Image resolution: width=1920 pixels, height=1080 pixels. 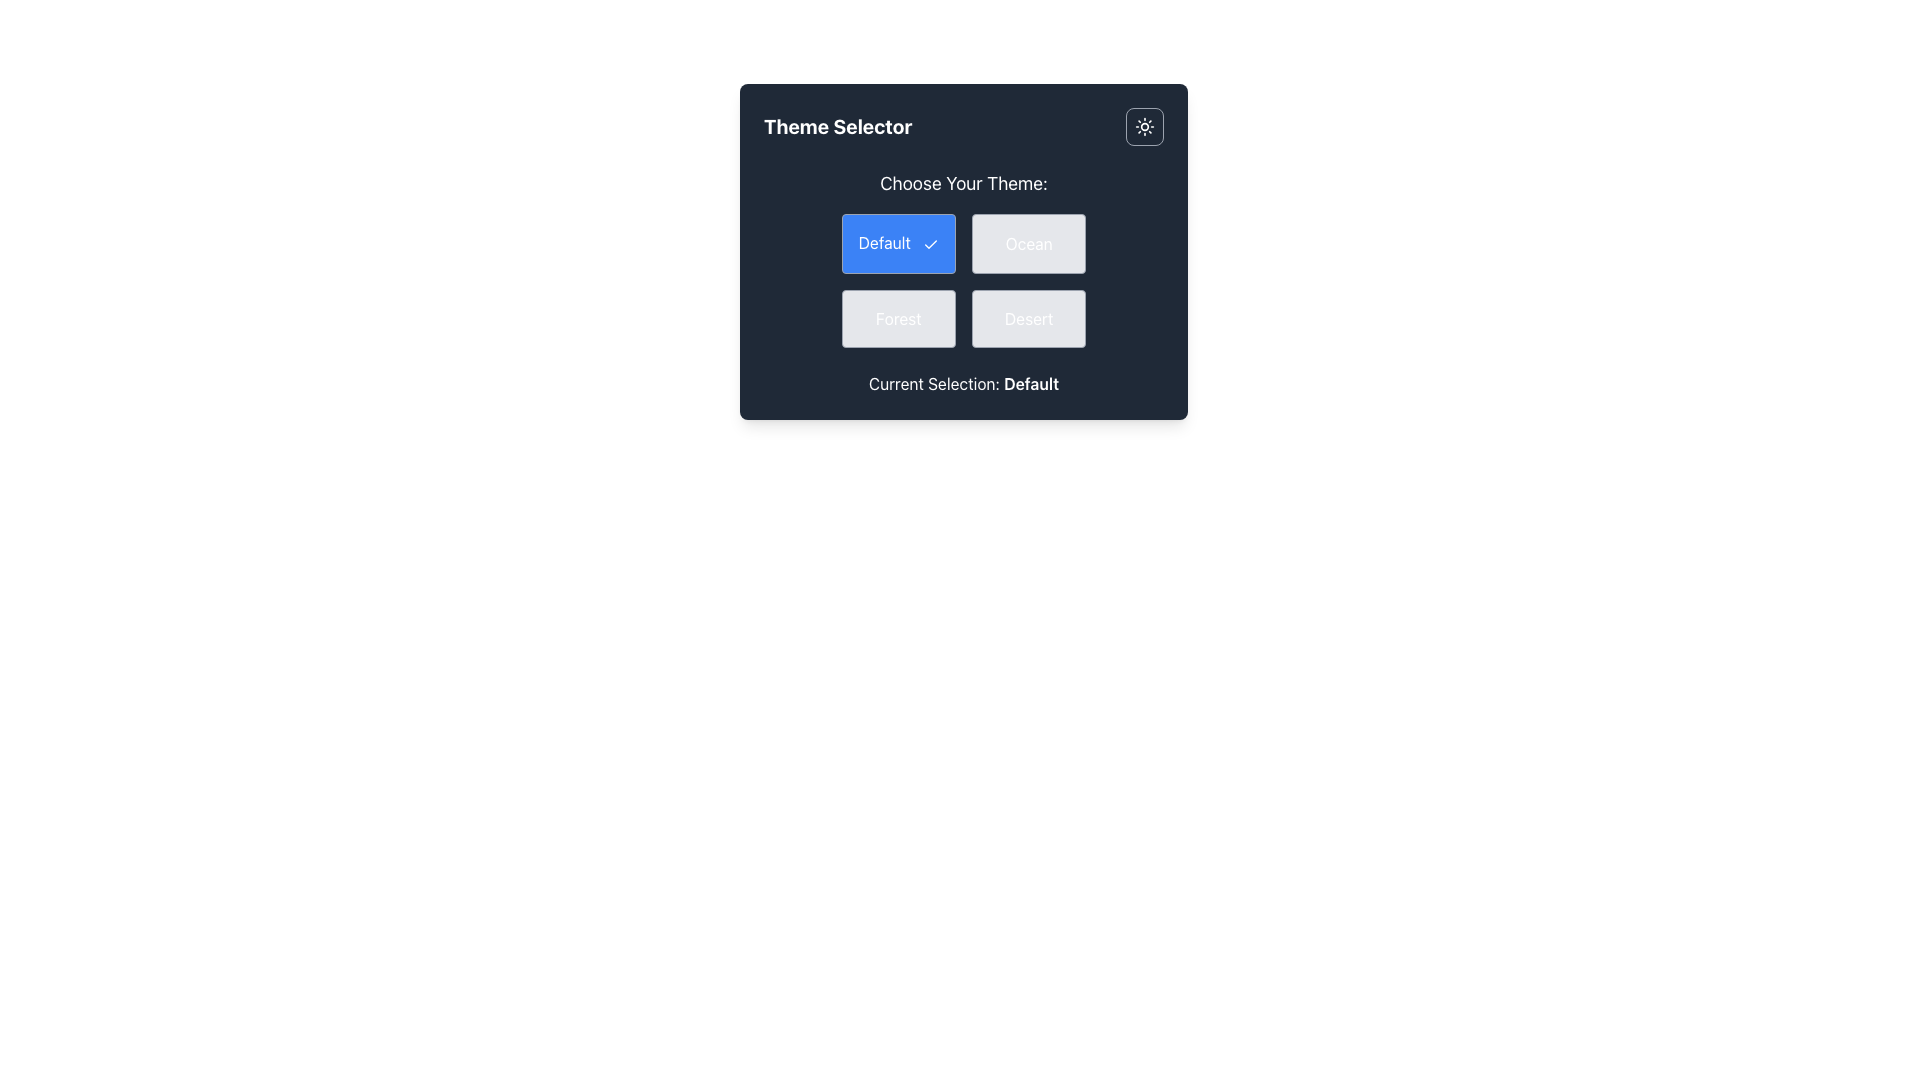 What do you see at coordinates (1029, 242) in the screenshot?
I see `the rectangular button labeled 'Ocean' with rounded corners` at bounding box center [1029, 242].